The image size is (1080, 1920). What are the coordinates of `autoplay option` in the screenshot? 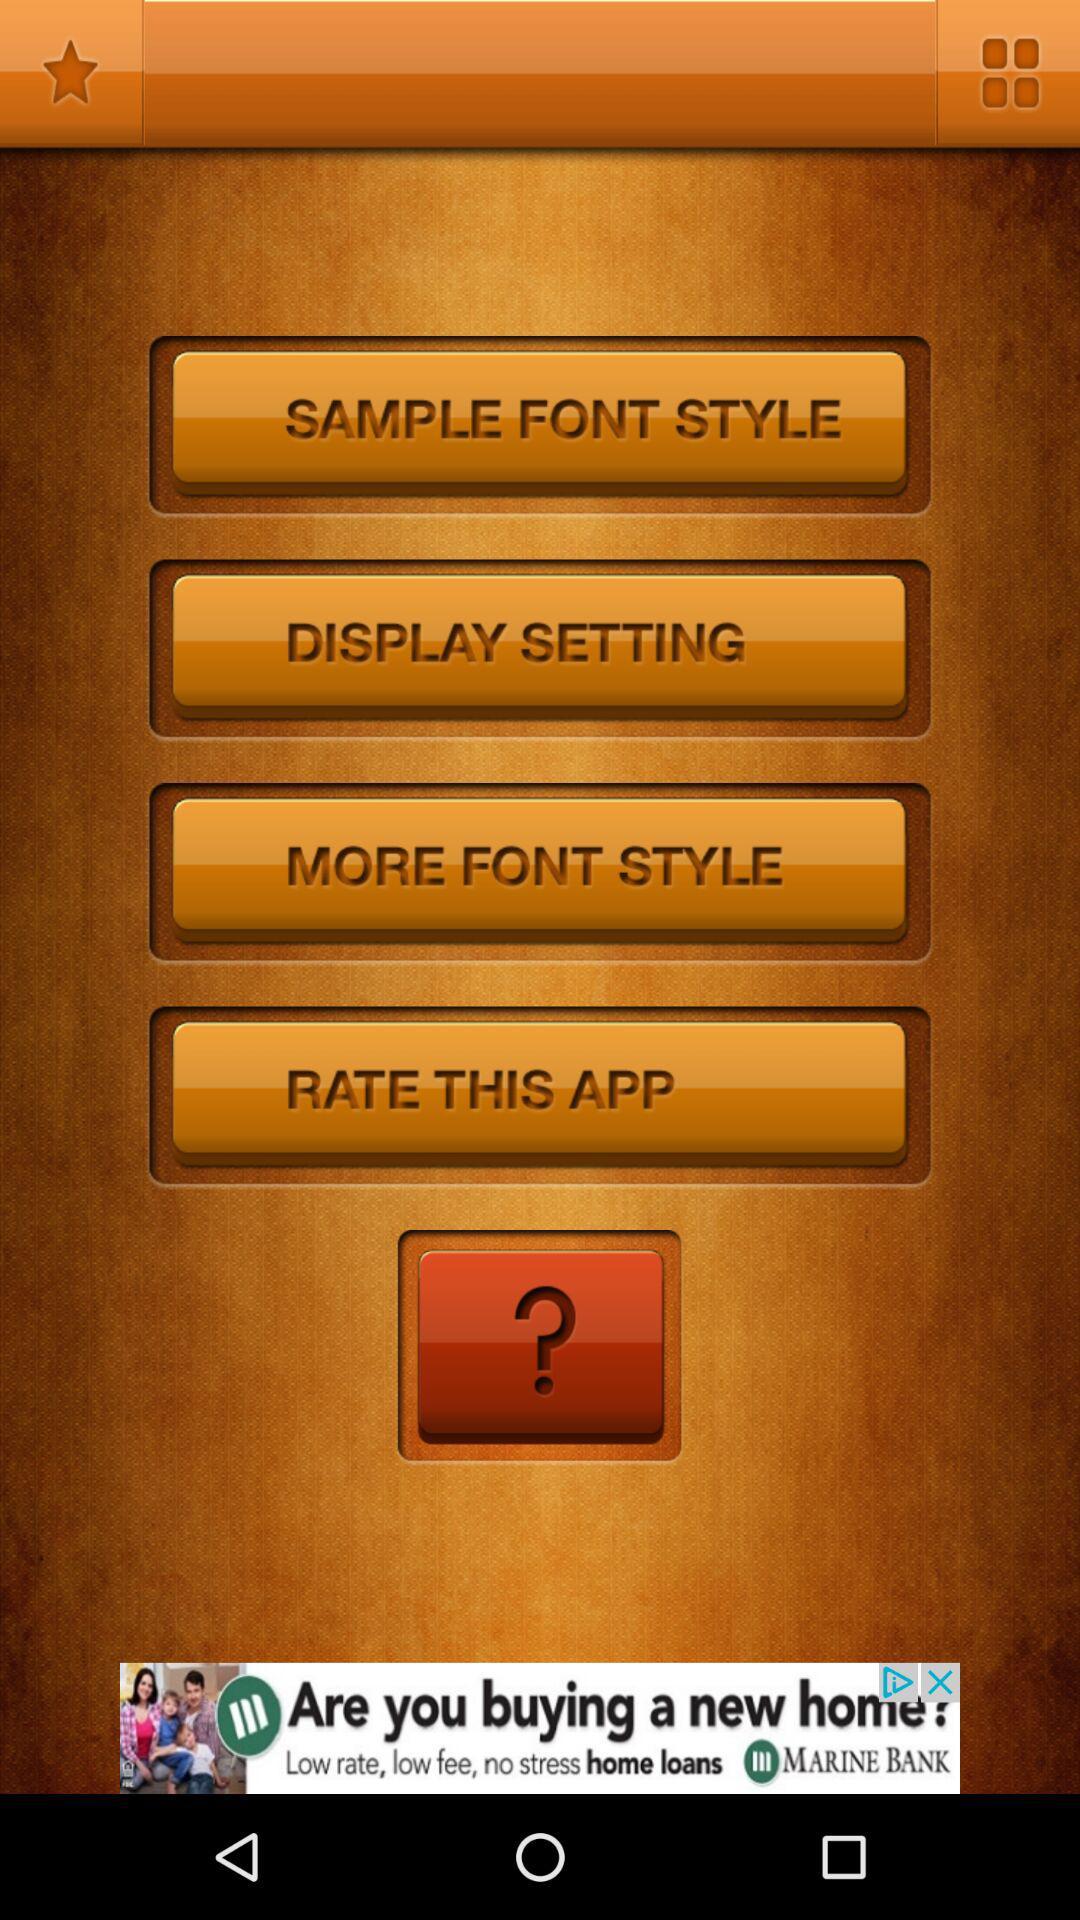 It's located at (540, 651).